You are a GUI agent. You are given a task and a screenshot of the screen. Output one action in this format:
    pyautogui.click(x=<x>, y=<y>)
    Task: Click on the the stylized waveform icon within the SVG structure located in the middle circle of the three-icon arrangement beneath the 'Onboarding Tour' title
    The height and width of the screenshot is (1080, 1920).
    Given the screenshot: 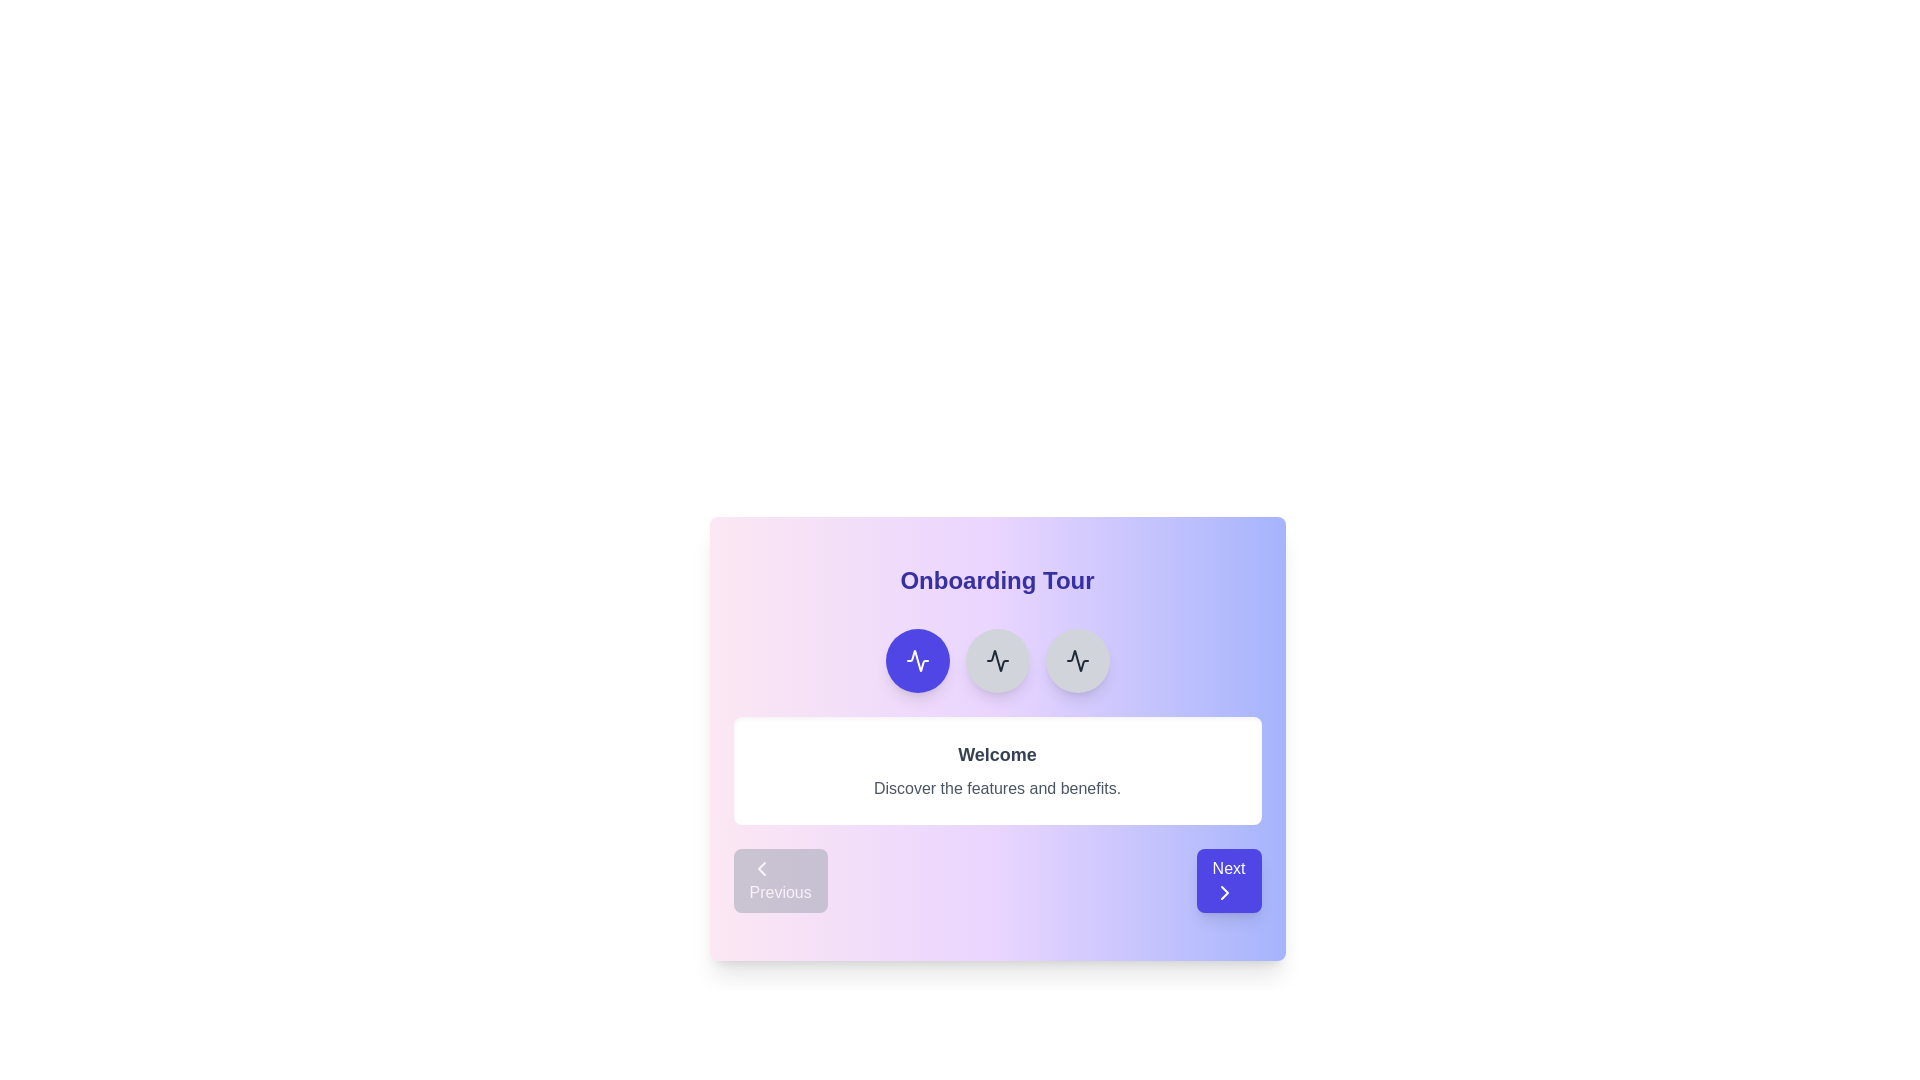 What is the action you would take?
    pyautogui.click(x=997, y=660)
    